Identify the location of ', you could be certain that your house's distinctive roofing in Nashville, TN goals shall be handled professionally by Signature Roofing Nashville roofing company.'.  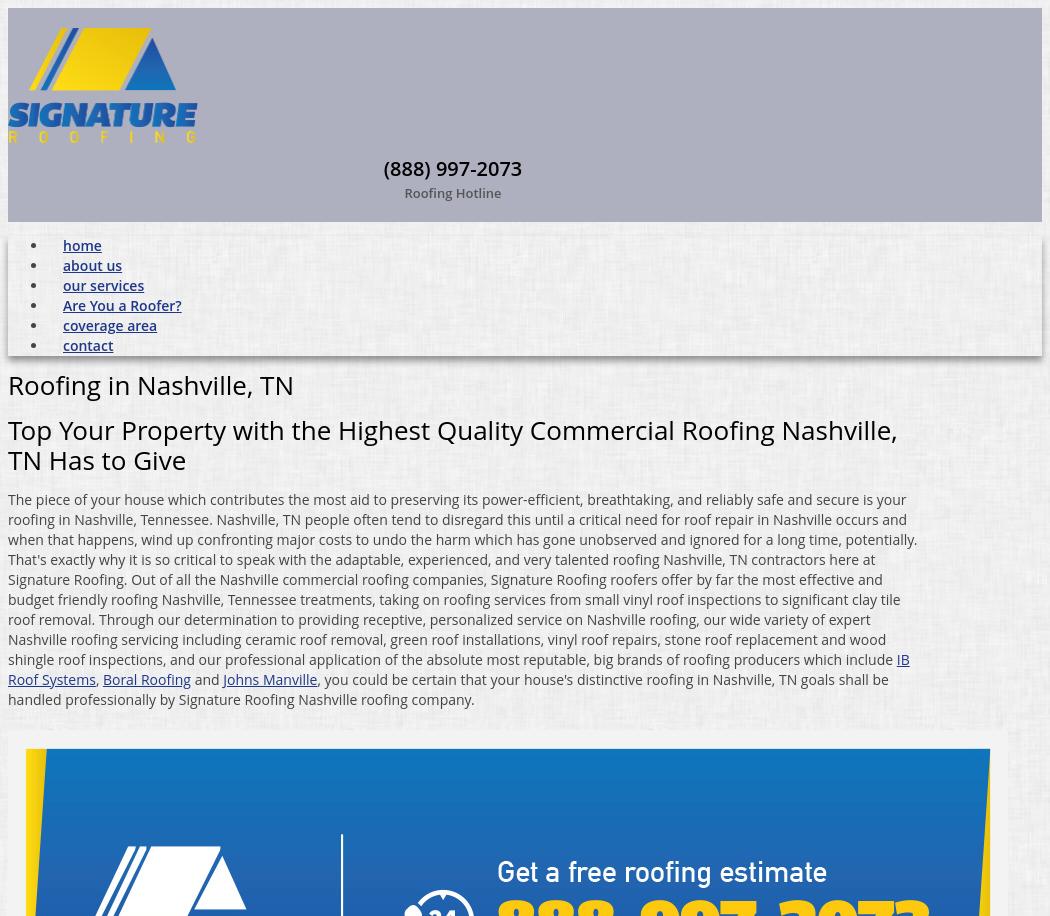
(447, 688).